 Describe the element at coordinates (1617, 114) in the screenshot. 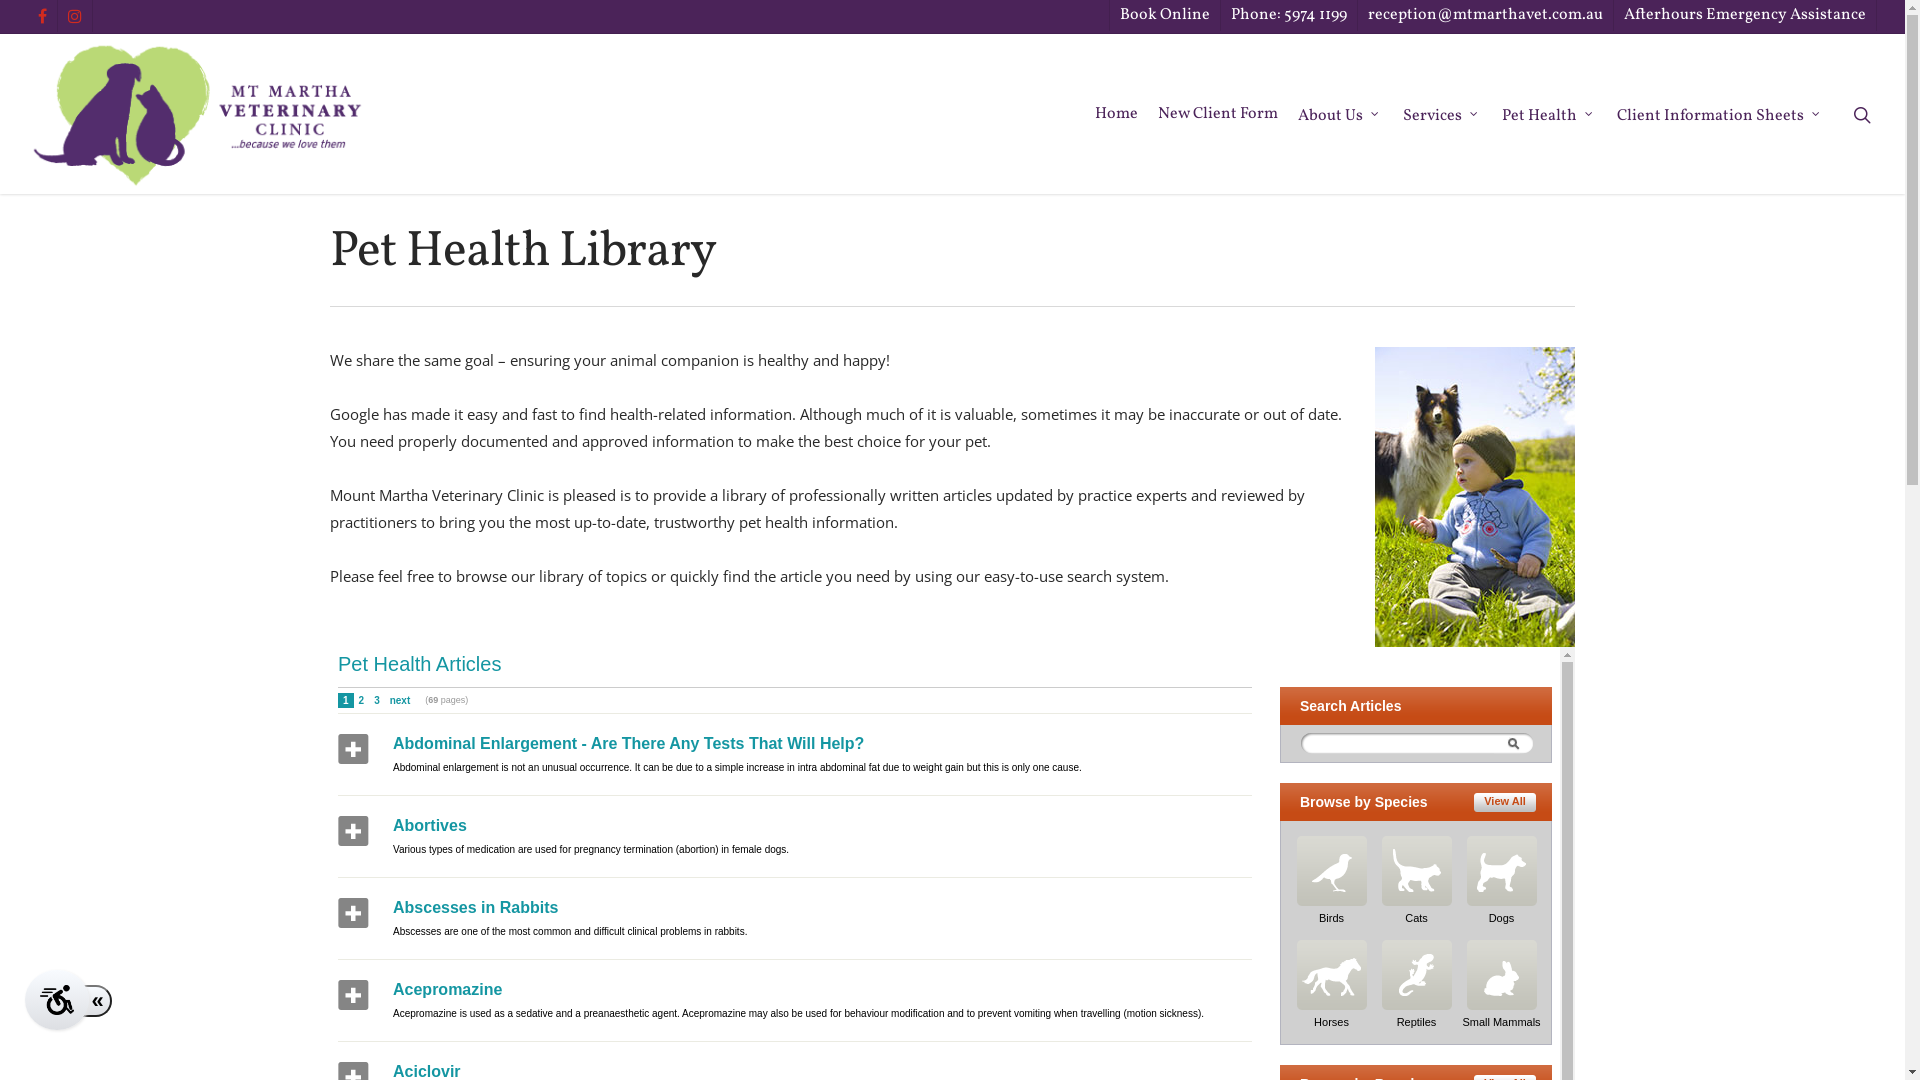

I see `'Client Information Sheets'` at that location.